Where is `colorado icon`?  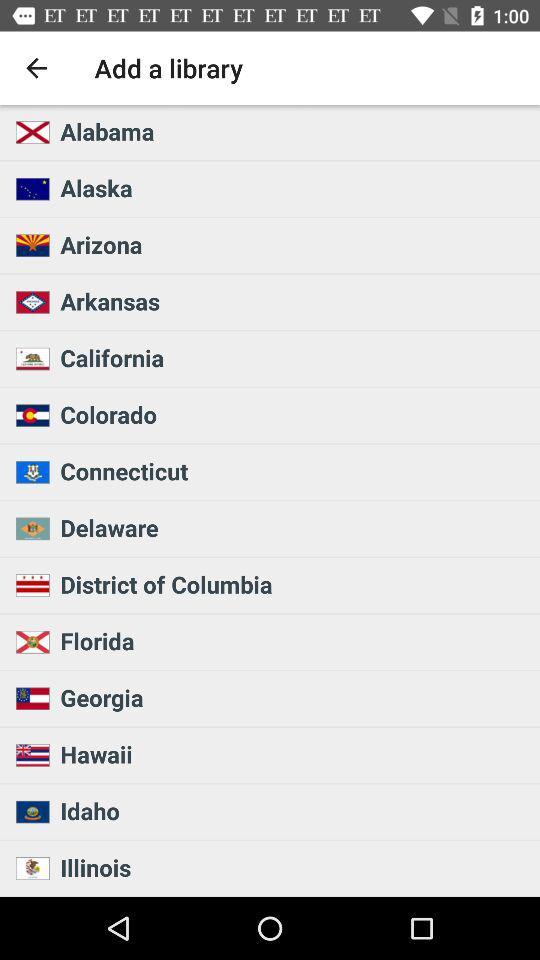
colorado icon is located at coordinates (293, 413).